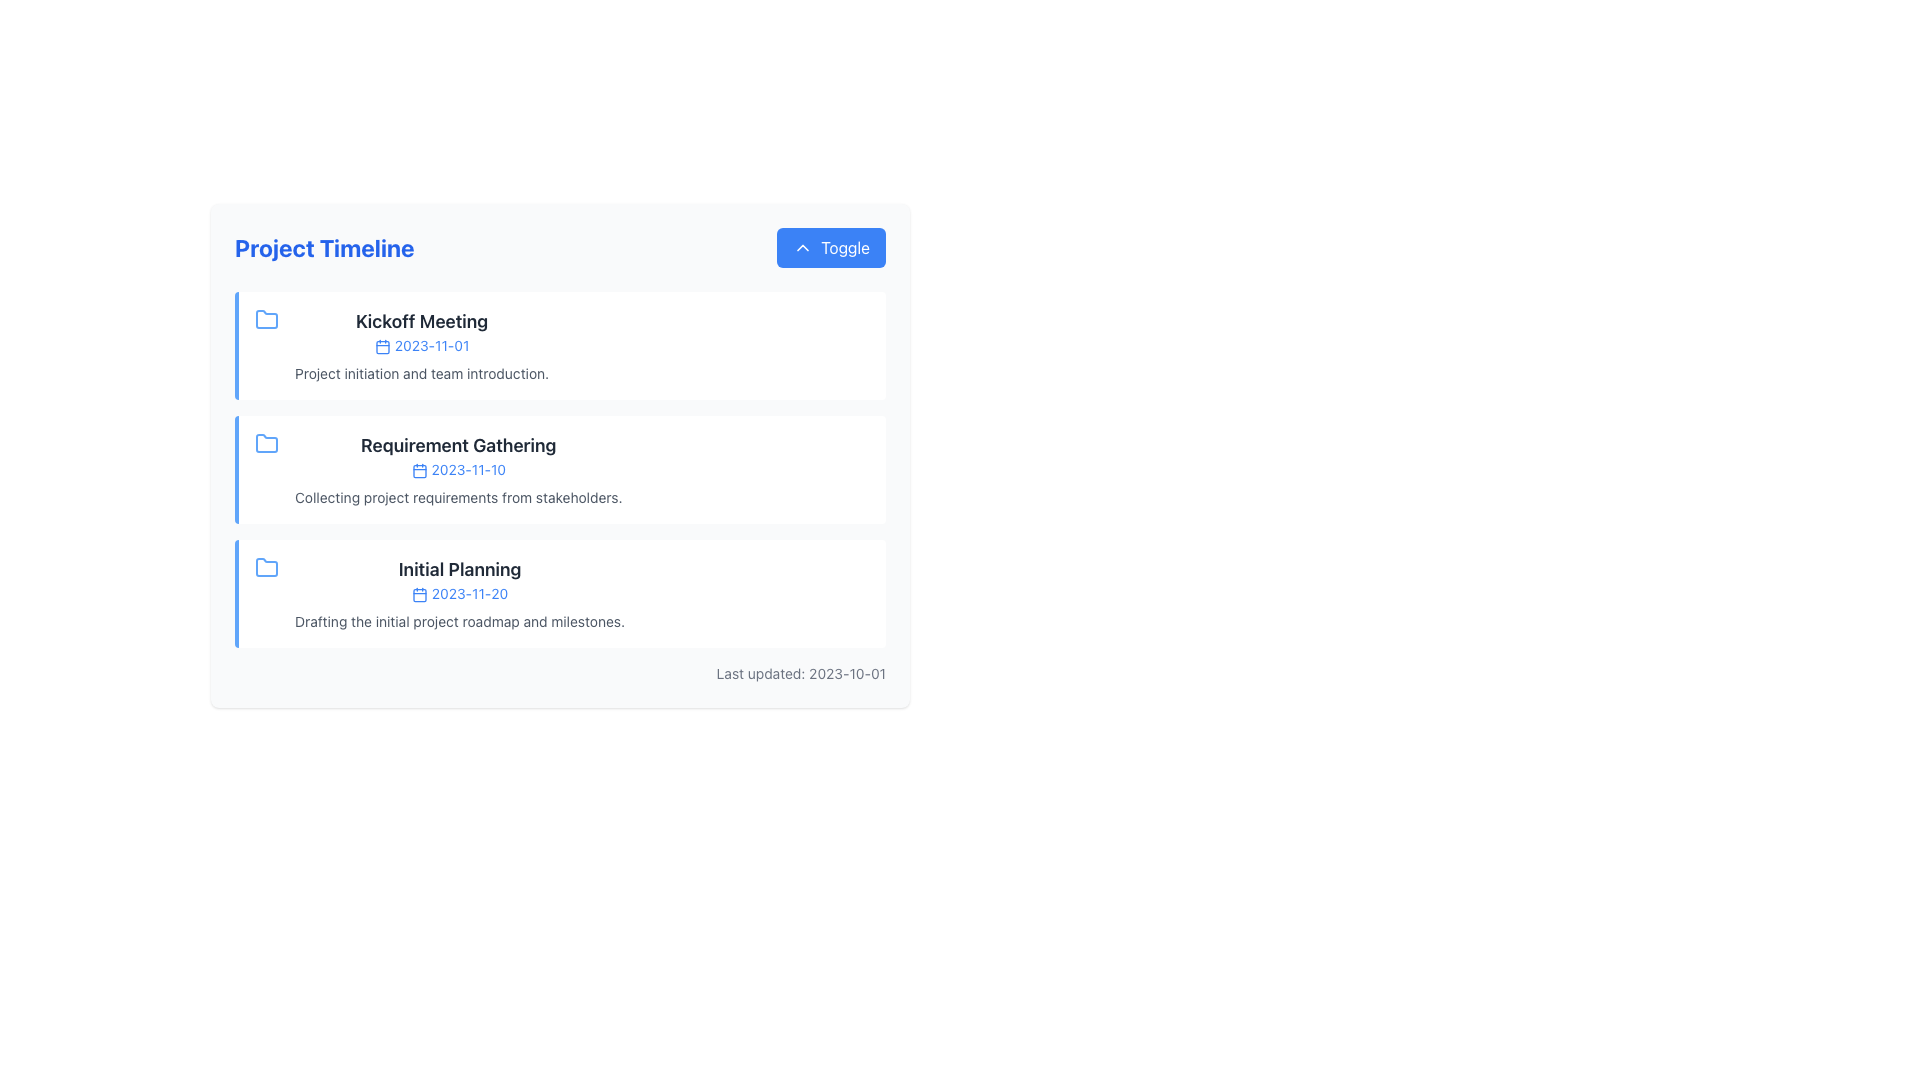 The image size is (1920, 1080). Describe the element at coordinates (266, 567) in the screenshot. I see `the blue folder icon located in the third section of the vertical list under 'Project Timeline', next to 'Initial Planning' and the date '2023-11-20'` at that location.